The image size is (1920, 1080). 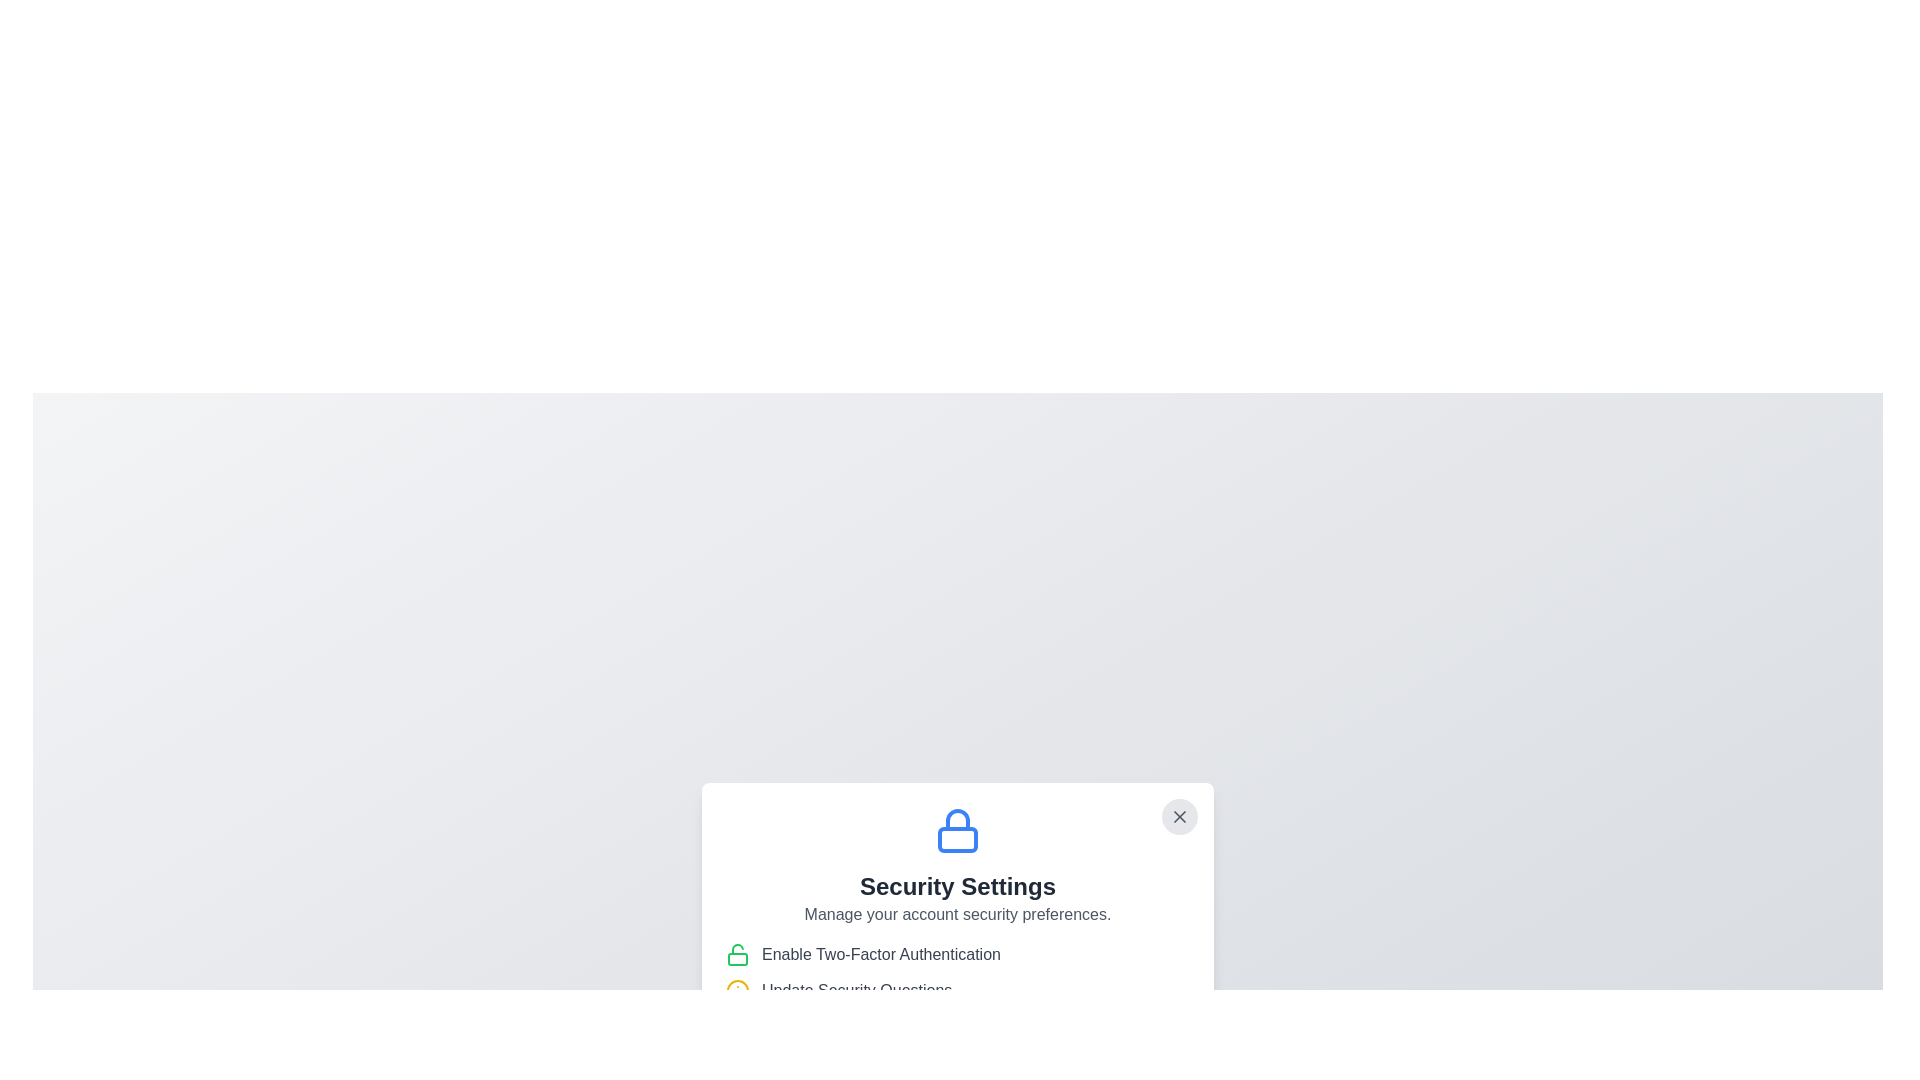 I want to click on the security icon located at the top of the modal dialog box, which is centrally positioned above the 'Security Settings' text, so click(x=957, y=830).